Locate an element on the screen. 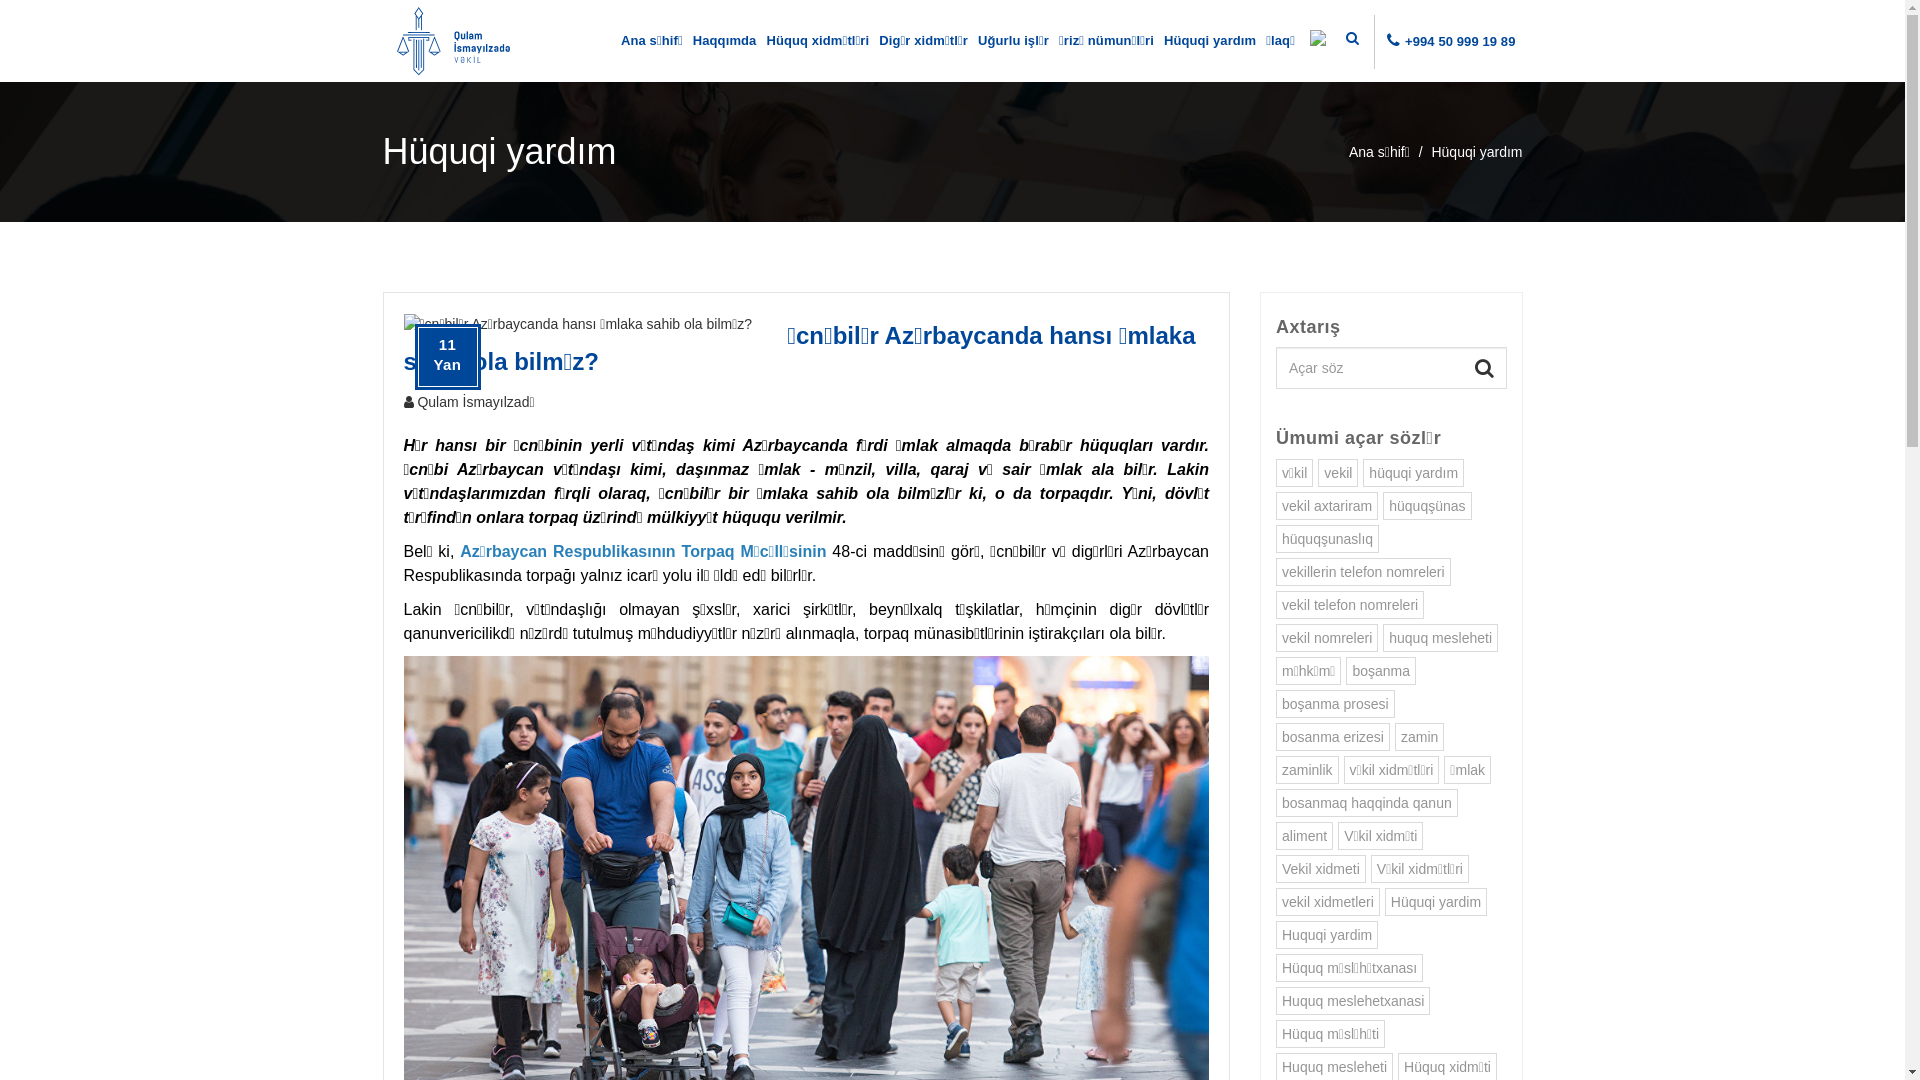 This screenshot has height=1080, width=1920. 'zamin' is located at coordinates (1418, 736).